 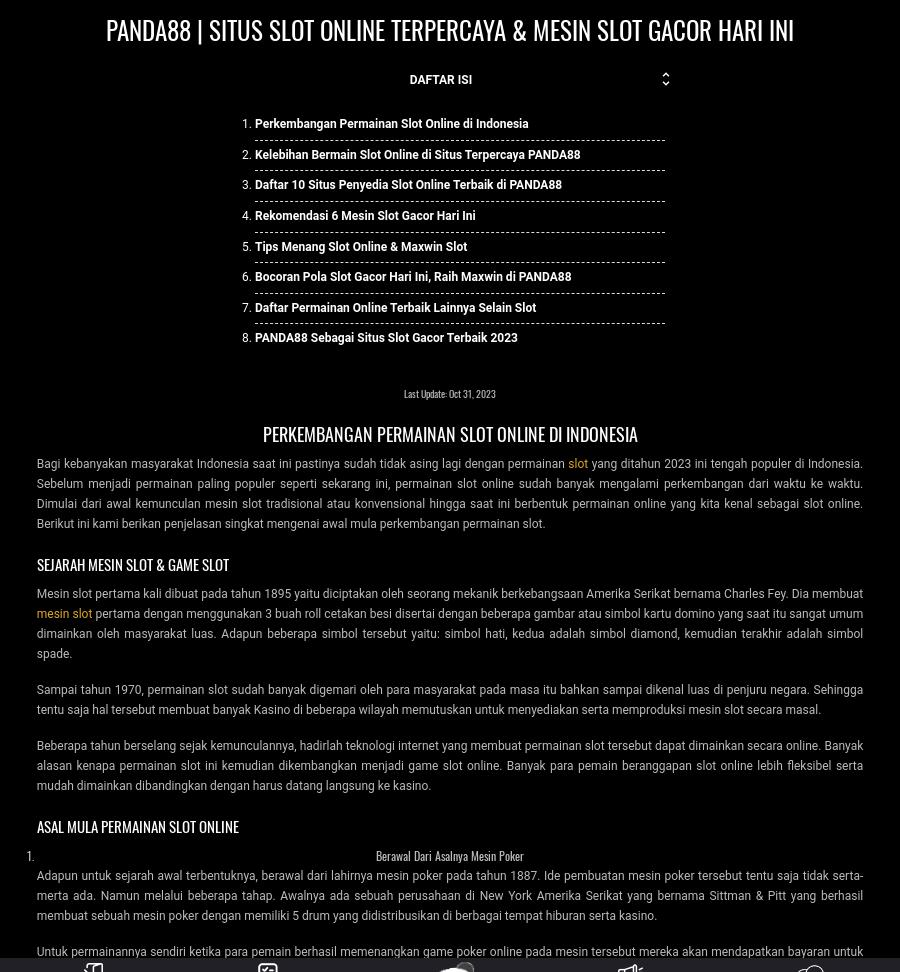 I want to click on 'Sampai tahun 1970, permainan slot sudah banyak digemari oleh para masyarakat pada masa itu bahkan sampai dikenal luas di penjuru negara. Sehingga tentu saja hal tersebut membuat banyak Kasino di beberapa wilayah memutuskan untuk menyediakan serta memproduksi mesin slot secara masal.', so click(x=449, y=697).